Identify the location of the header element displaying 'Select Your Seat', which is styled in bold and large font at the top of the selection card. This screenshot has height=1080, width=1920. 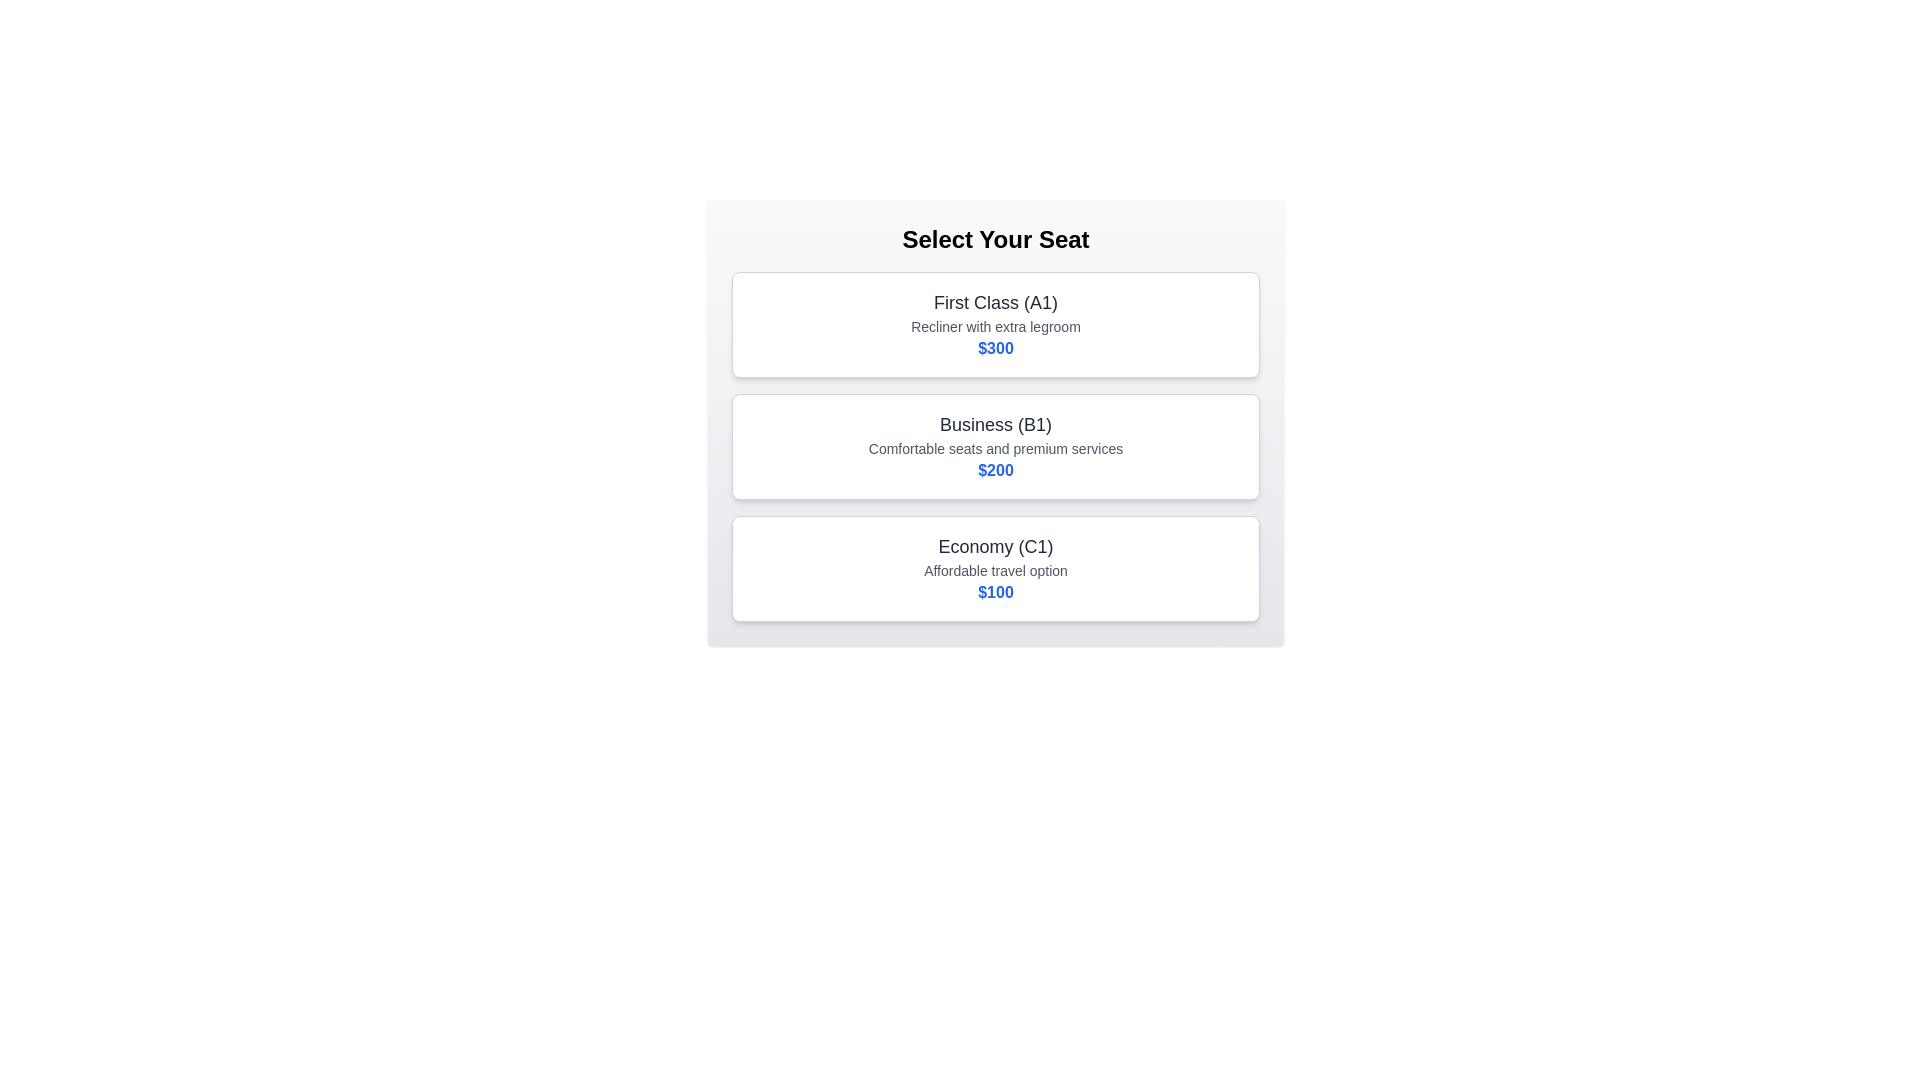
(996, 238).